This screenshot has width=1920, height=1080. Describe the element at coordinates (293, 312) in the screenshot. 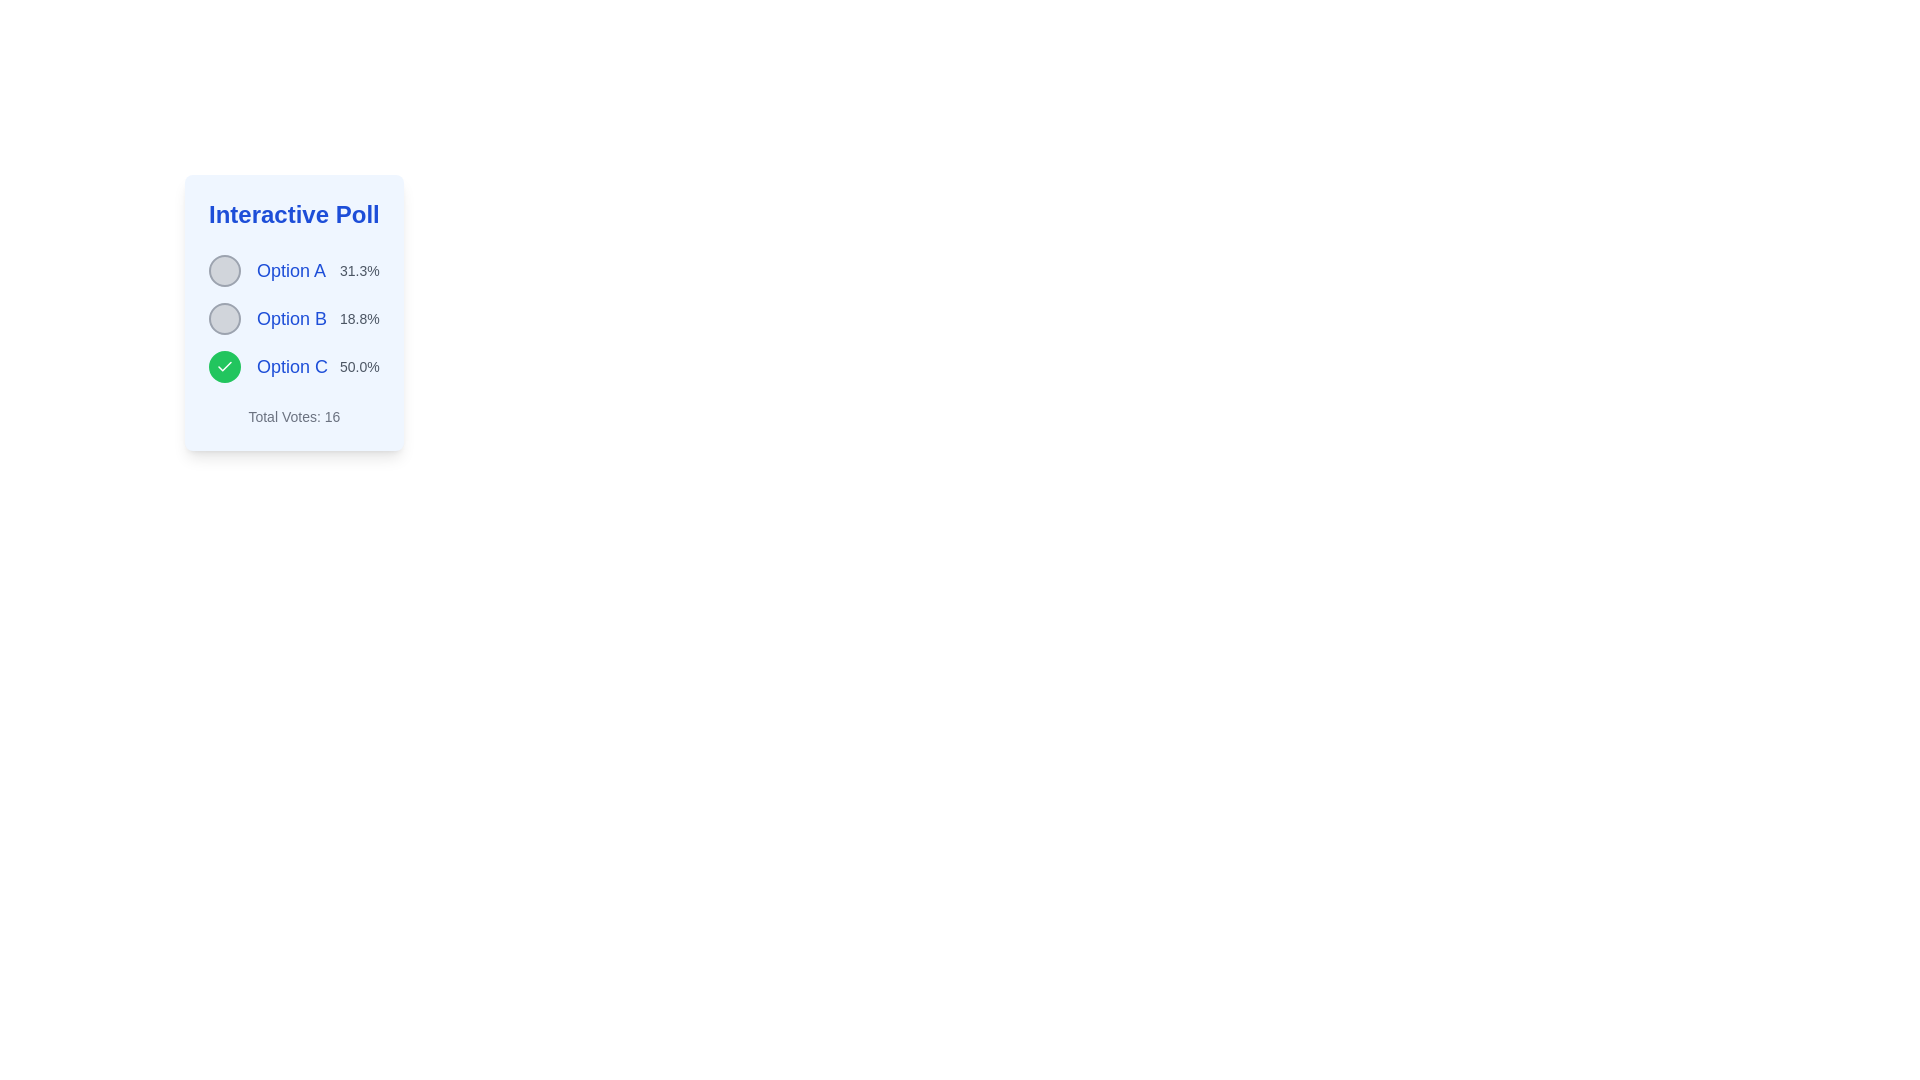

I see `one of the selectable options in the Polling widget to mark it as selected` at that location.